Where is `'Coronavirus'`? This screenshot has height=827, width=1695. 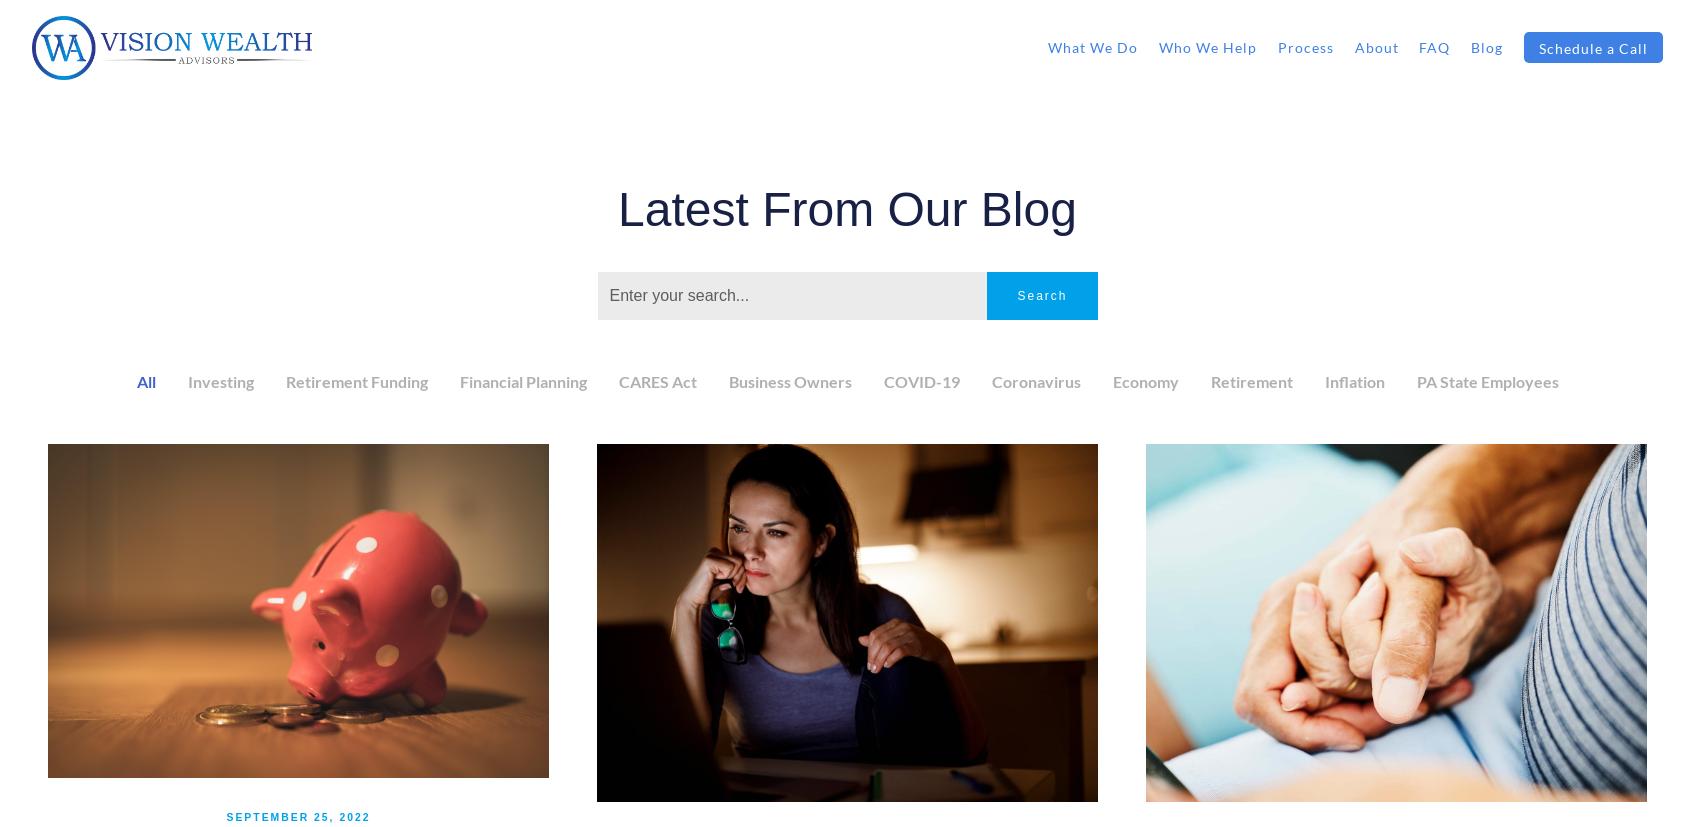 'Coronavirus' is located at coordinates (1034, 380).